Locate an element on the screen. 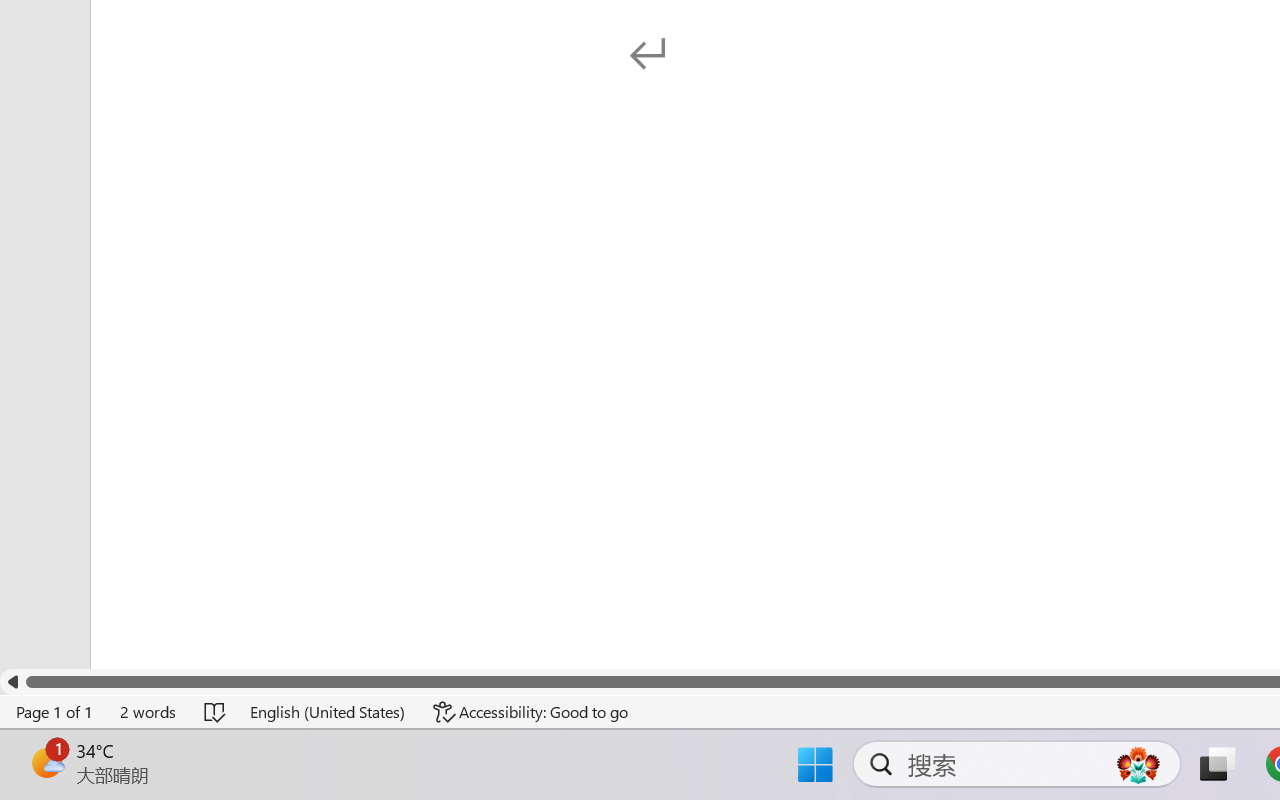  'AutomationID: BadgeAnchorLargeTicker' is located at coordinates (46, 762).